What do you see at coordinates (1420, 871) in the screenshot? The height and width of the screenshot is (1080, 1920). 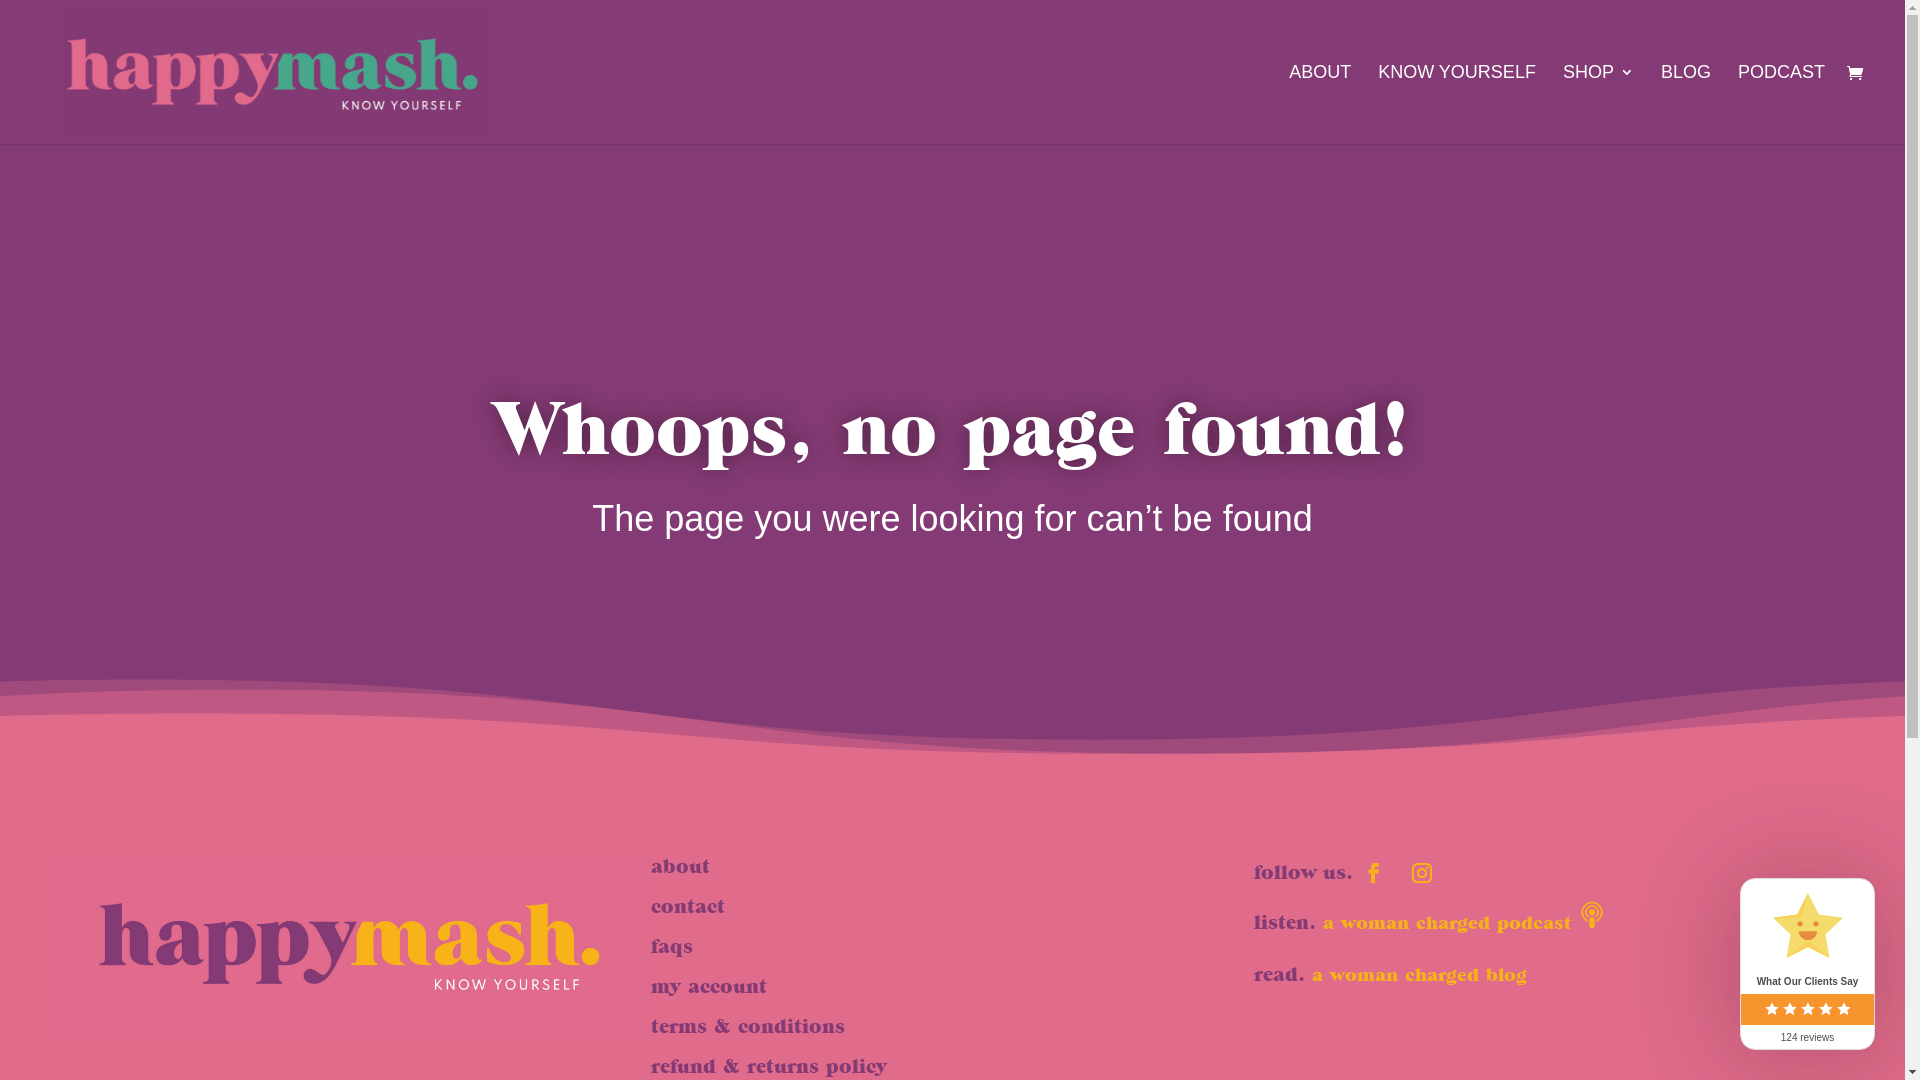 I see `'Follow on Instagram'` at bounding box center [1420, 871].